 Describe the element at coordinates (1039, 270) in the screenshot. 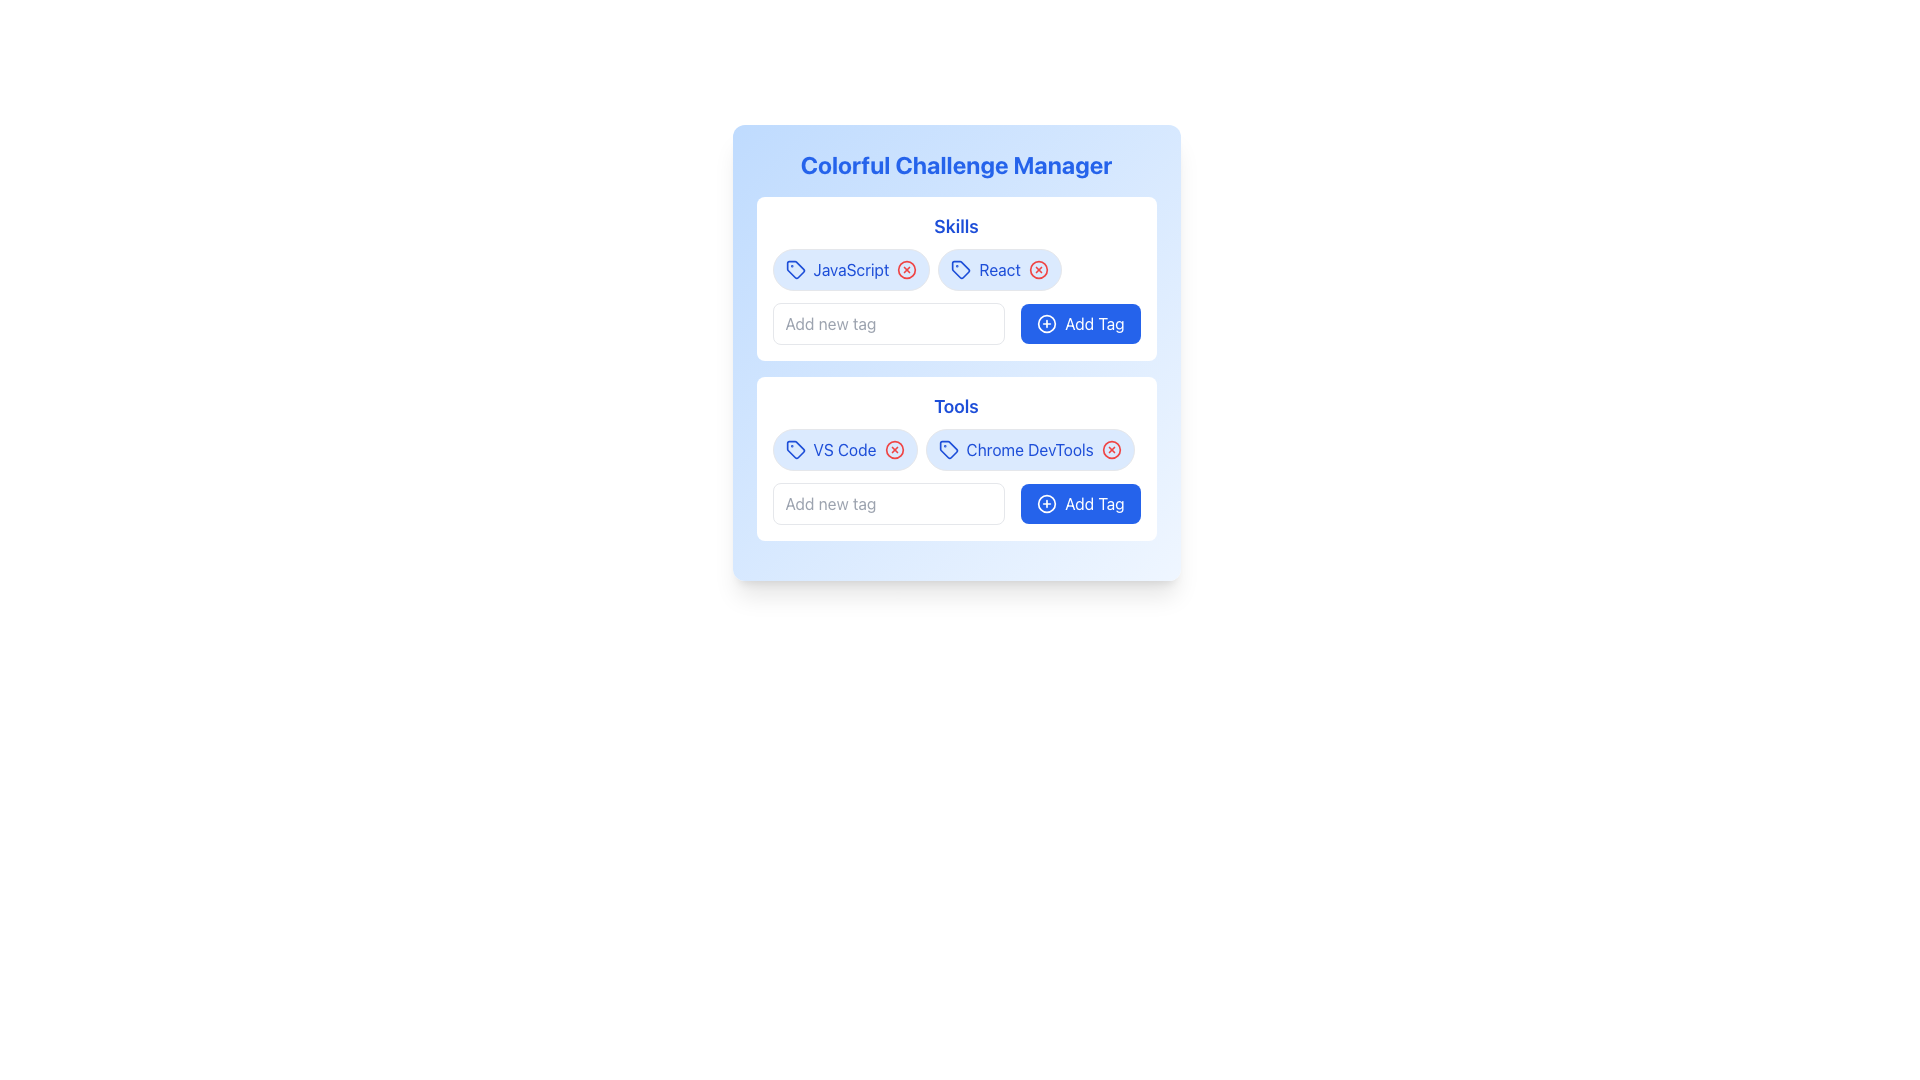

I see `the circular graphical element located to the right of the 'React' label within the 'Skills' section, which is characterized by its clean, minimalist design as part of an icon` at that location.